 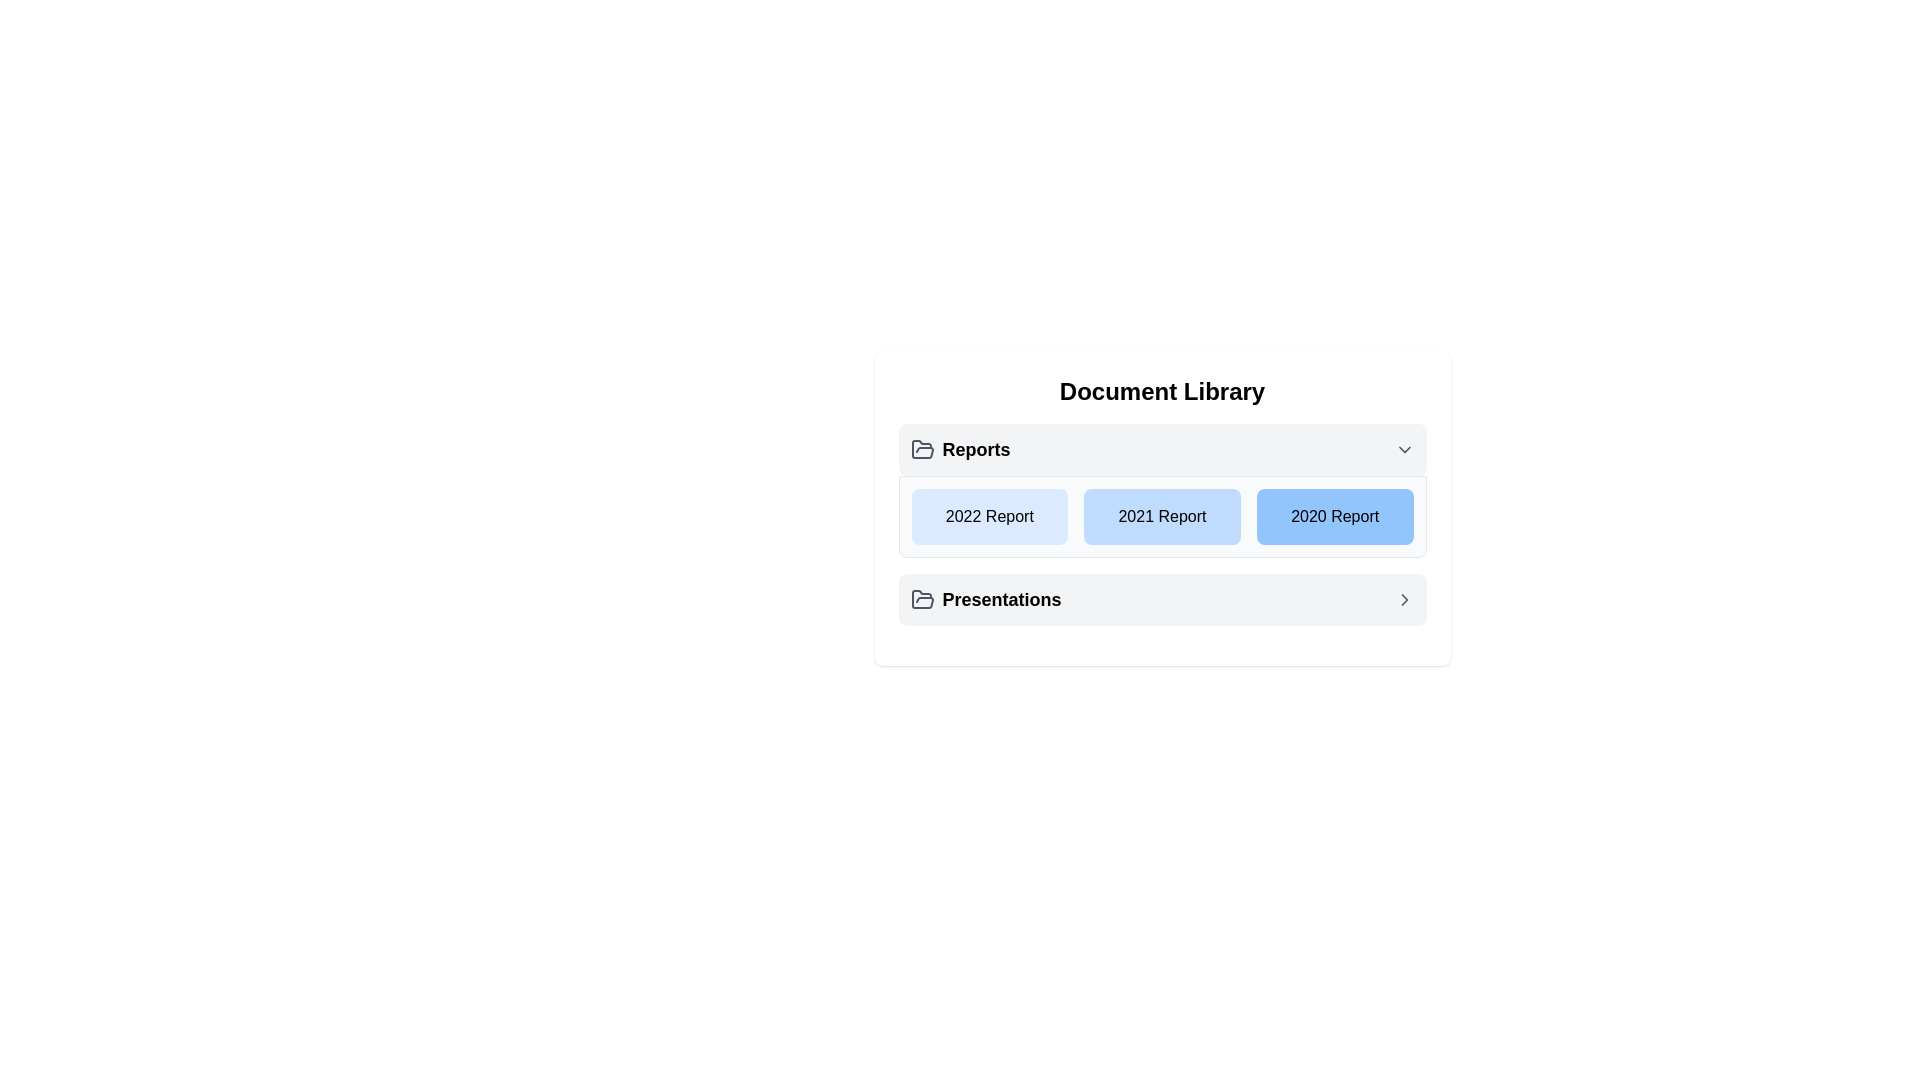 I want to click on the open folder icon located to the left of the 'Presentations' text label, so click(x=921, y=599).